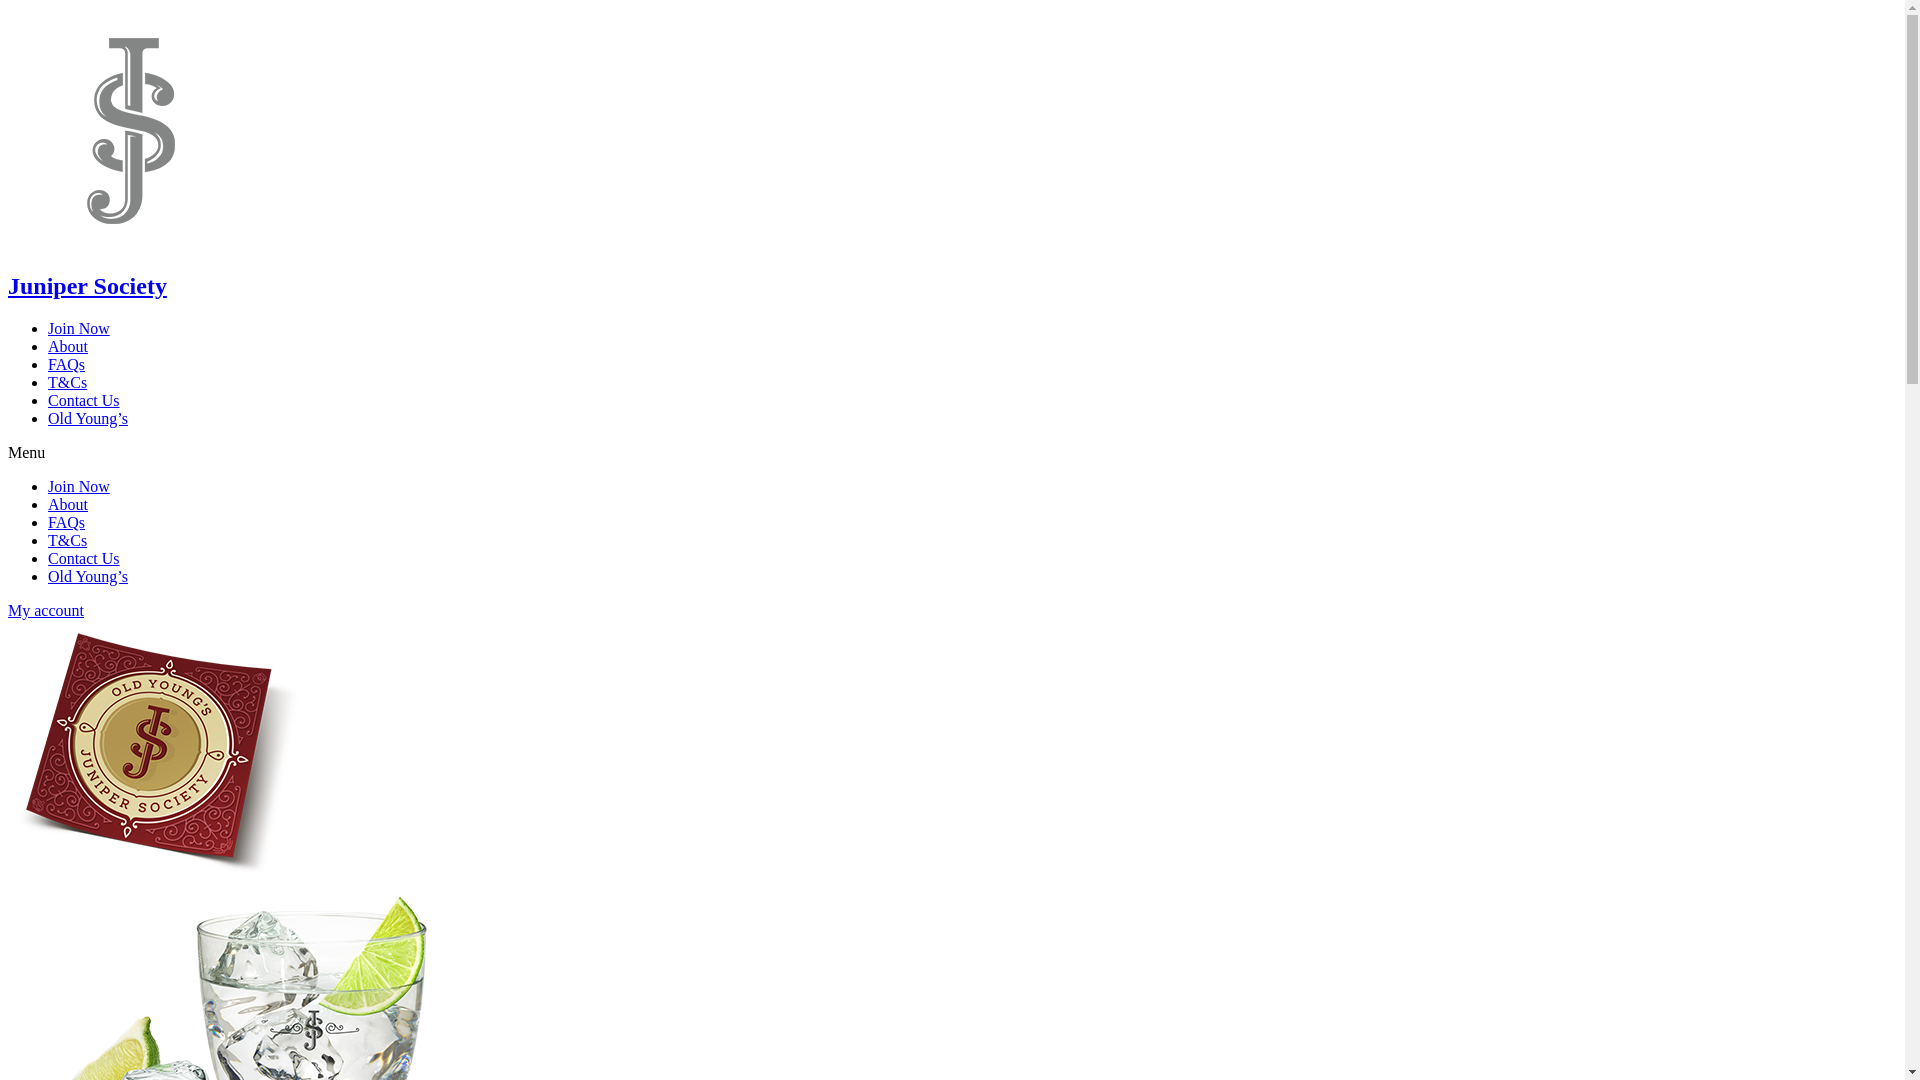 The image size is (1920, 1080). What do you see at coordinates (8, 285) in the screenshot?
I see `'Juniper Society'` at bounding box center [8, 285].